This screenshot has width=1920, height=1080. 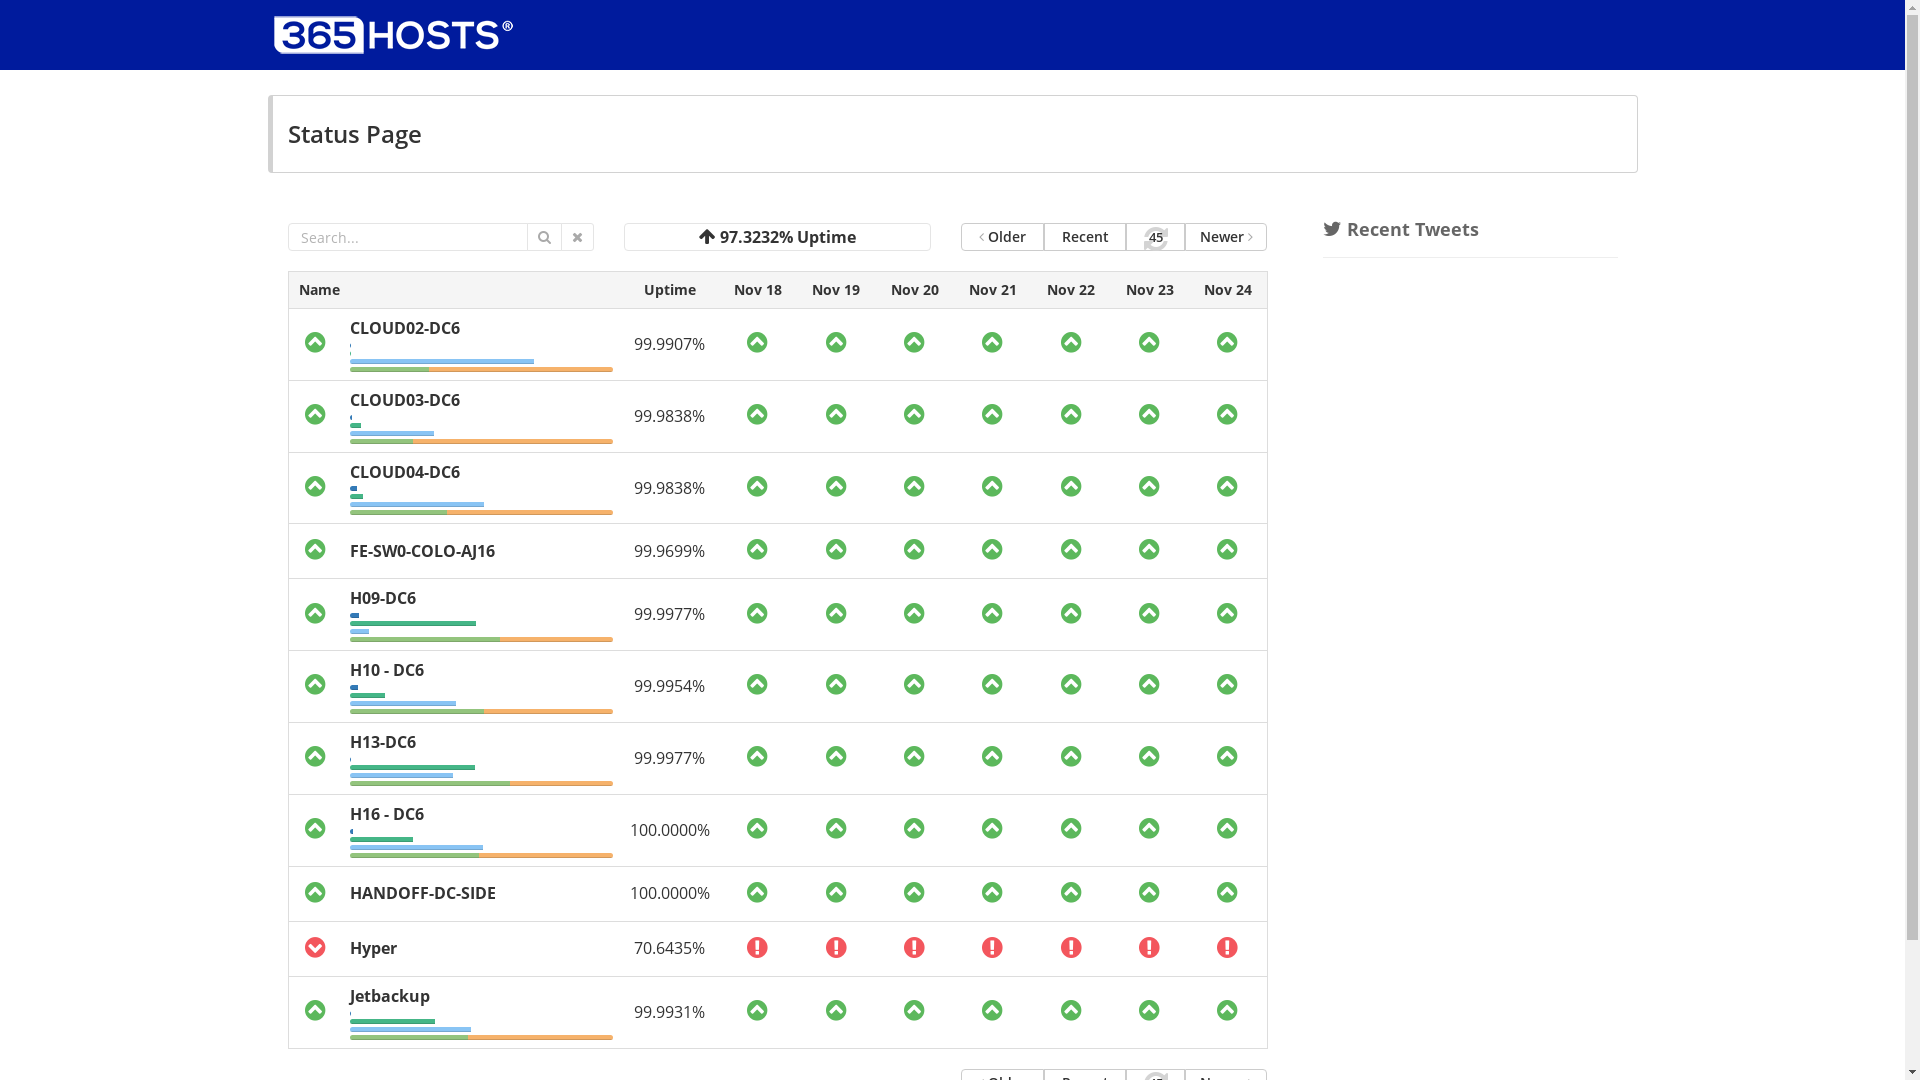 What do you see at coordinates (373, 947) in the screenshot?
I see `'Hyper'` at bounding box center [373, 947].